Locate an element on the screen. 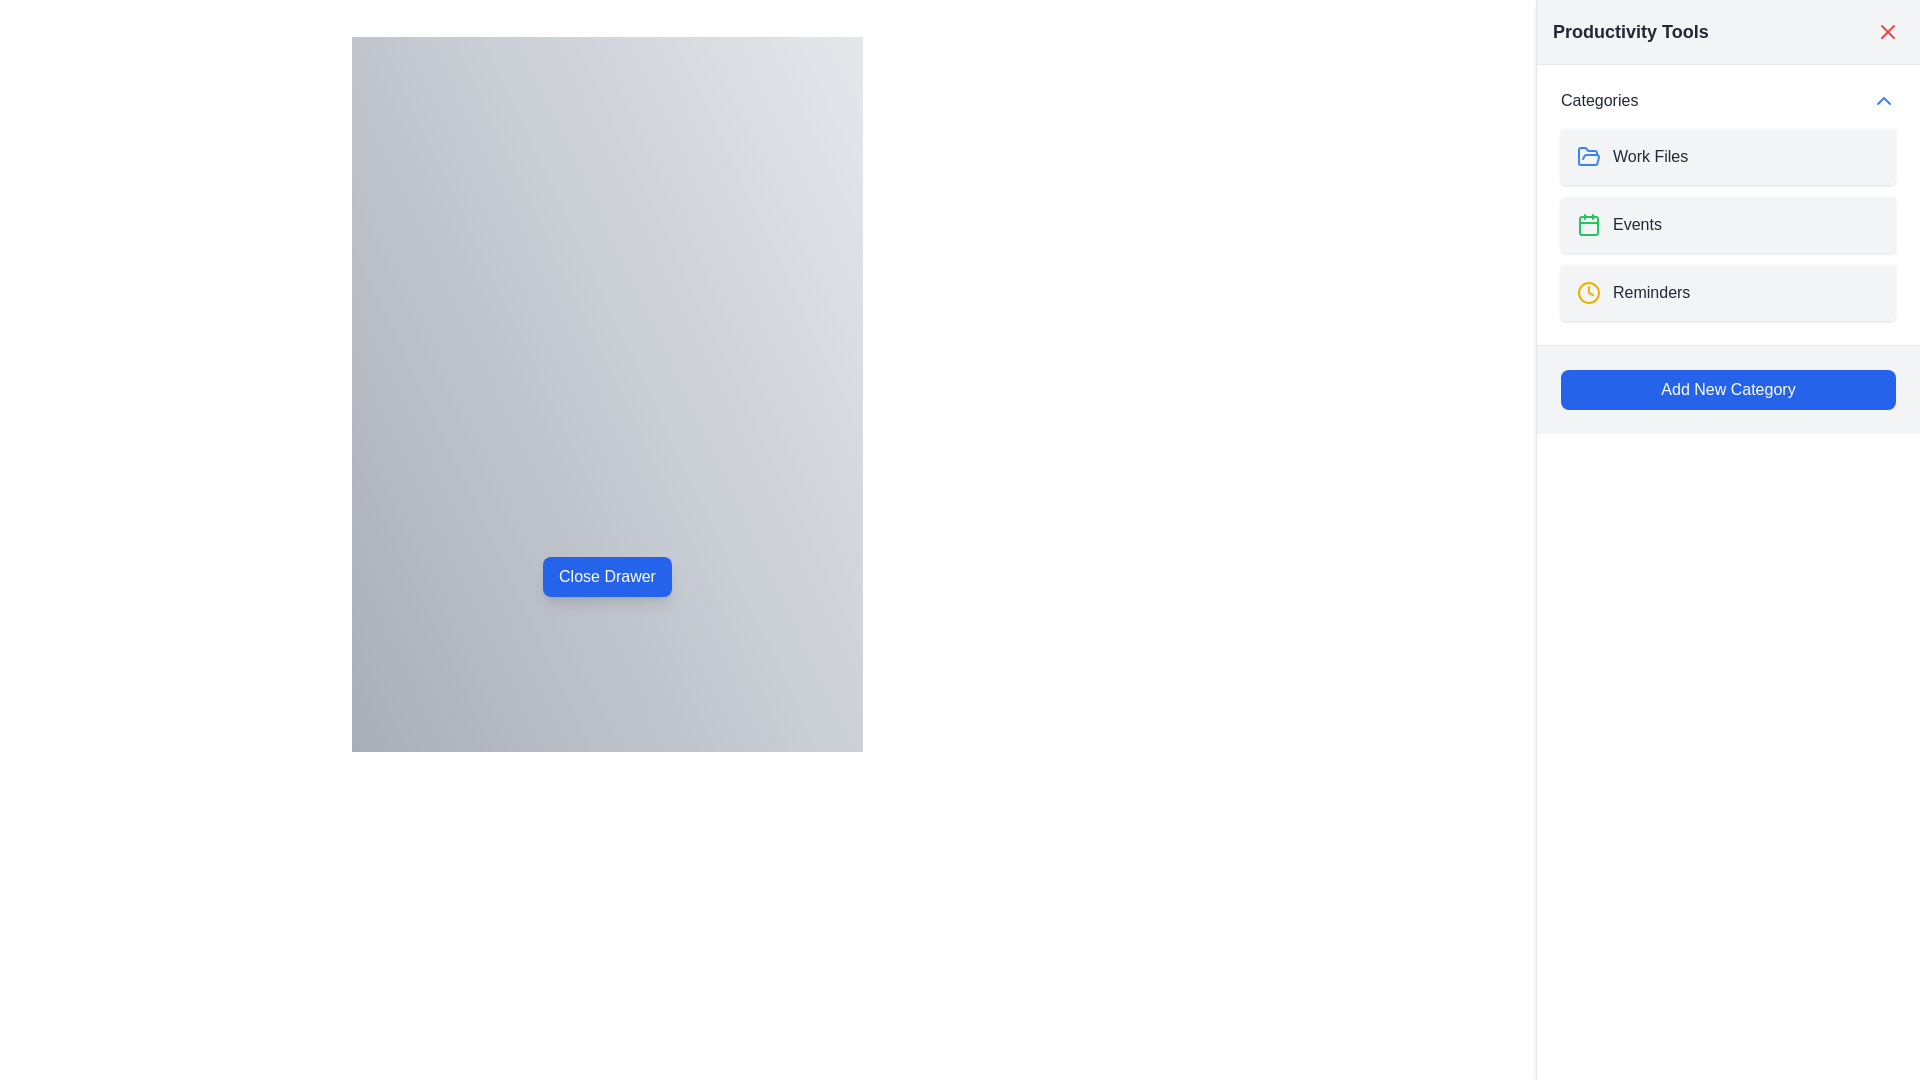  the close button located in the top-right corner of the 'Productivity Tools' sidebar is located at coordinates (1886, 31).